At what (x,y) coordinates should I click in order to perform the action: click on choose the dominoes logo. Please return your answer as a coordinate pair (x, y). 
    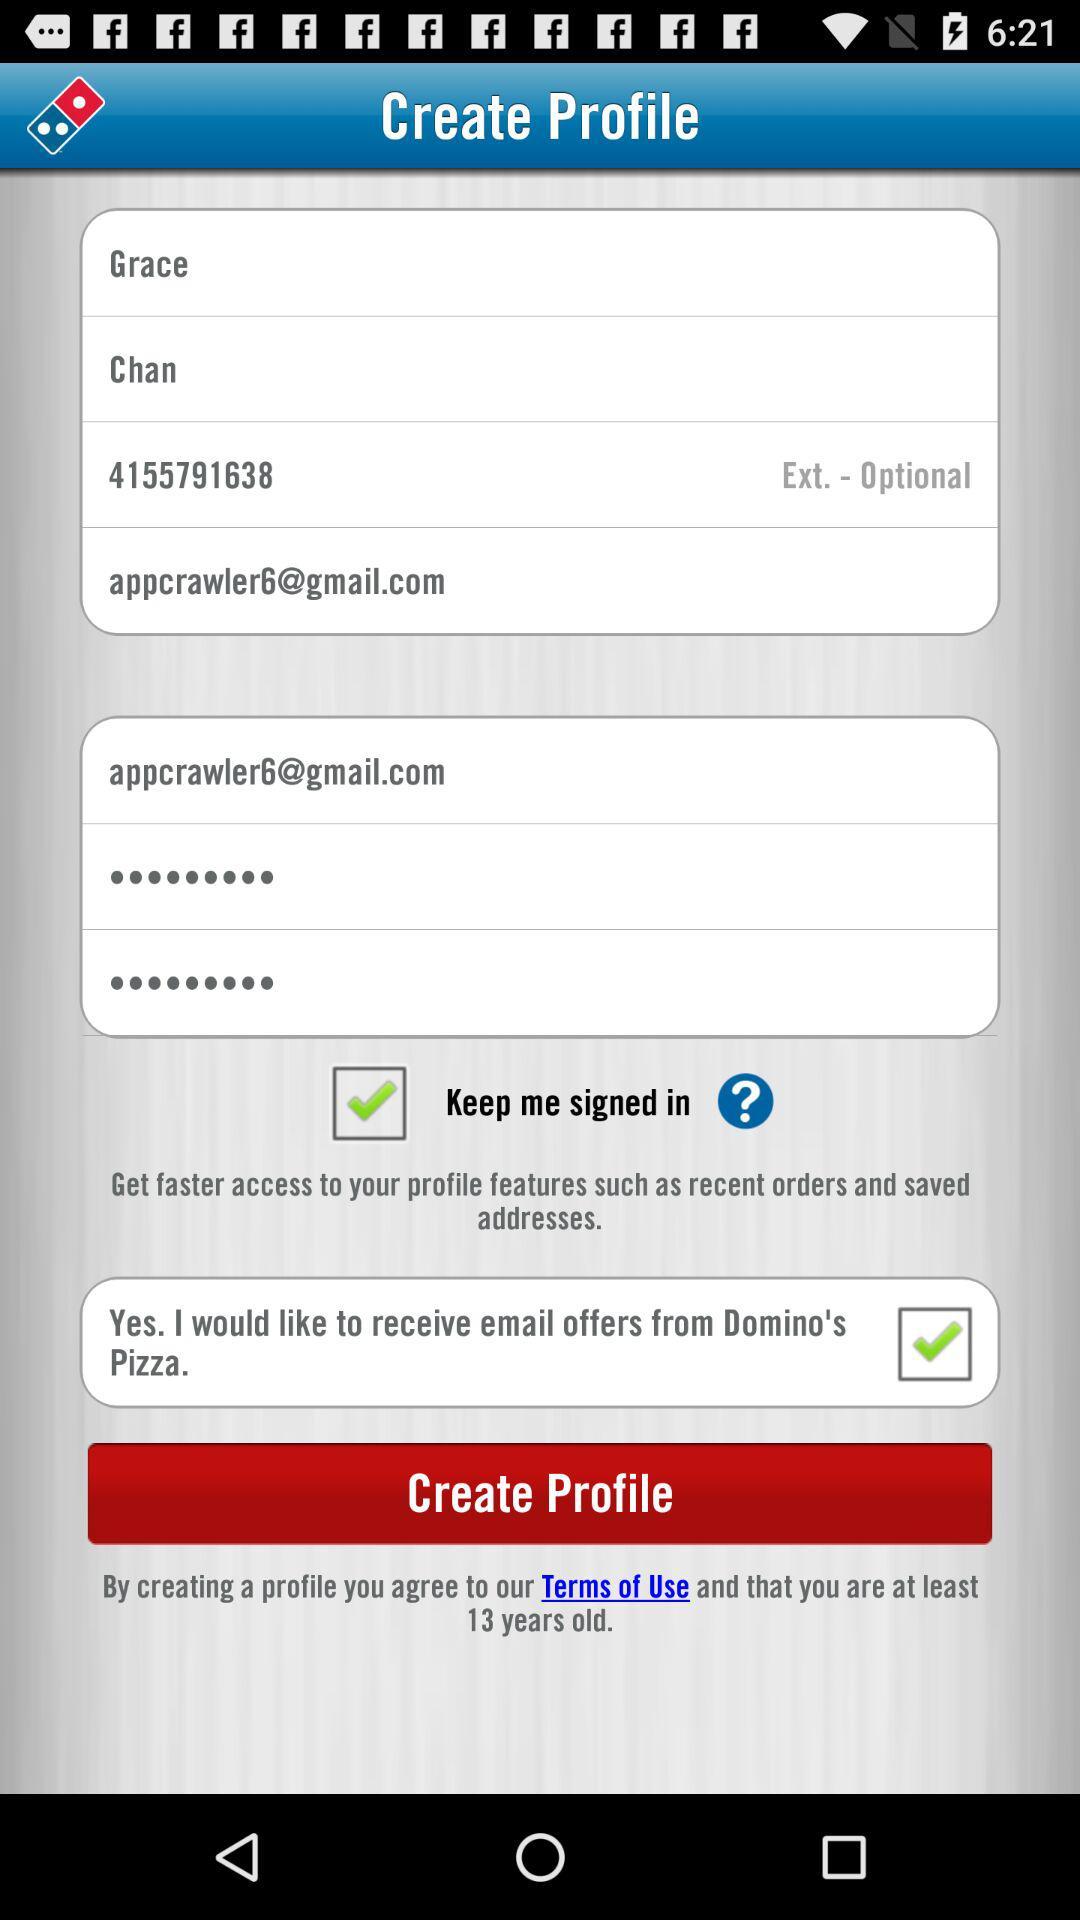
    Looking at the image, I should click on (64, 114).